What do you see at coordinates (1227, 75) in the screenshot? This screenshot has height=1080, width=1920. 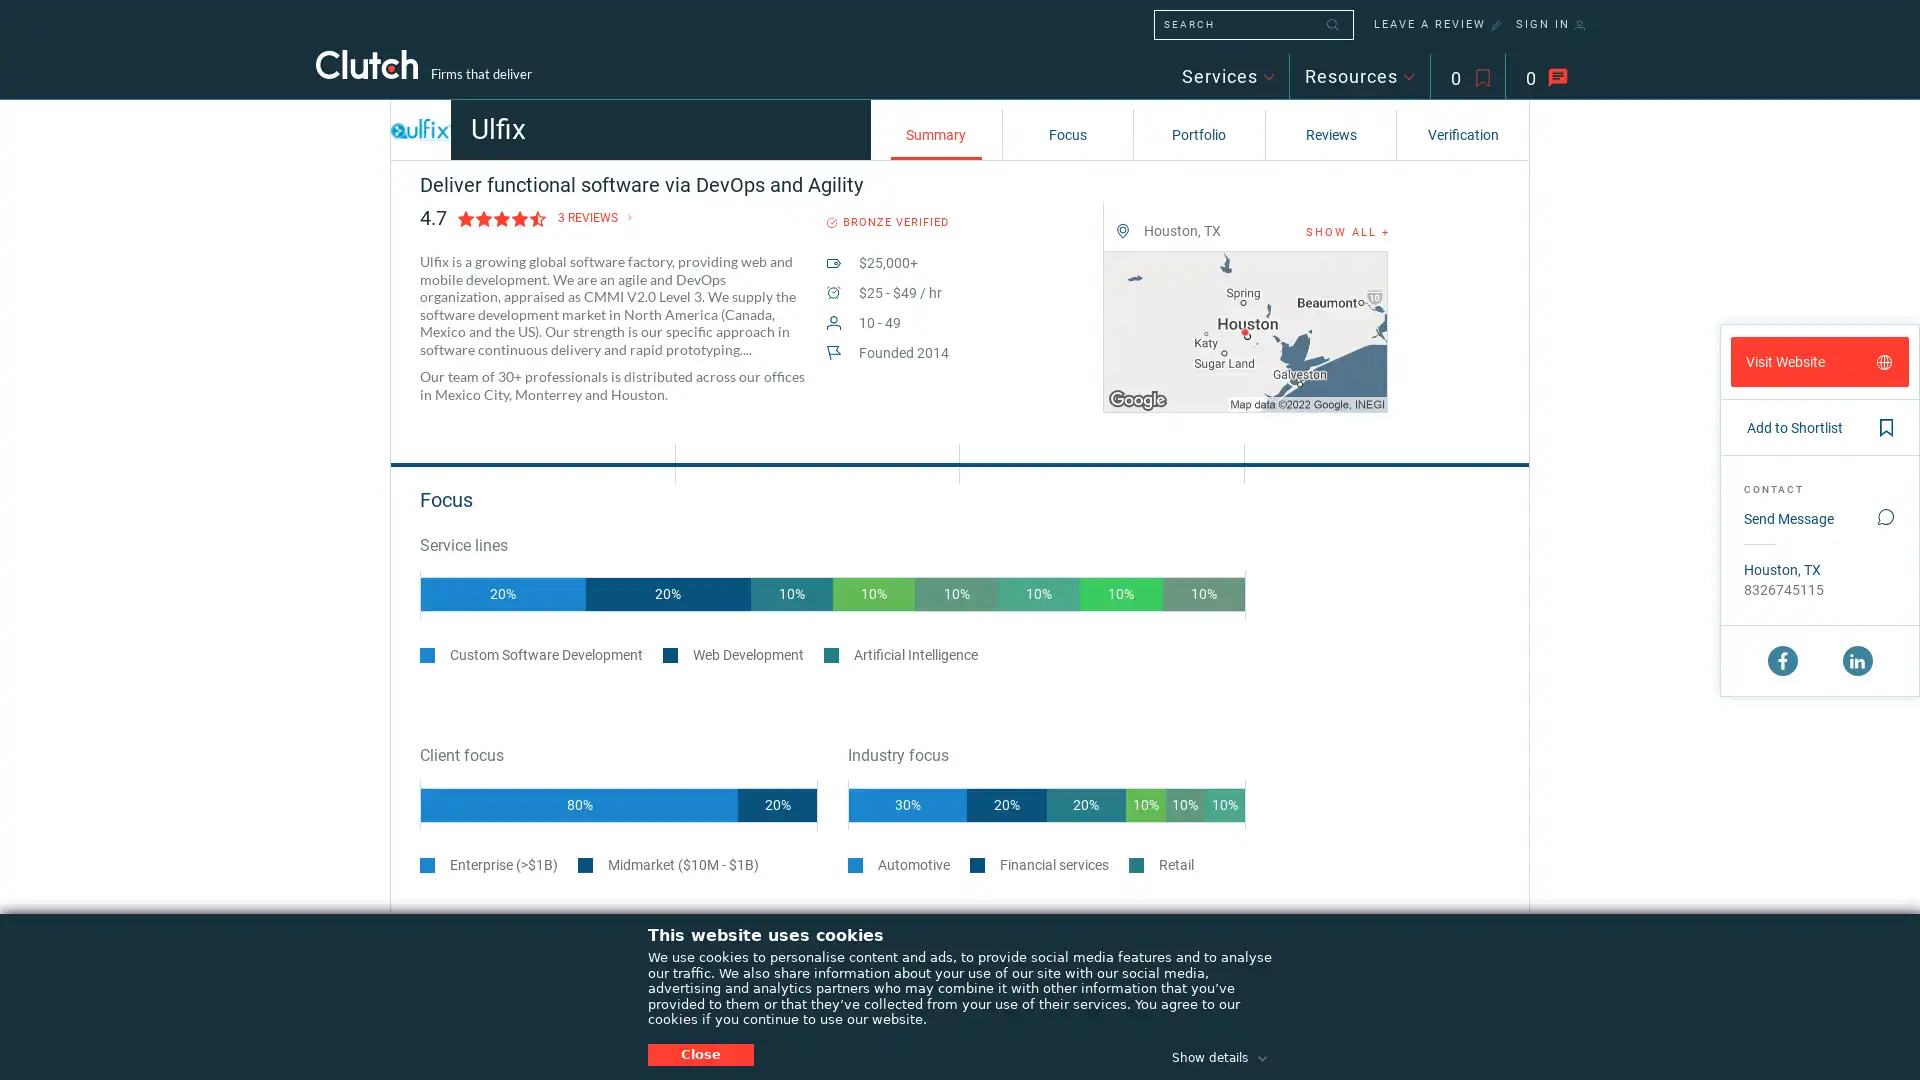 I see `Services` at bounding box center [1227, 75].